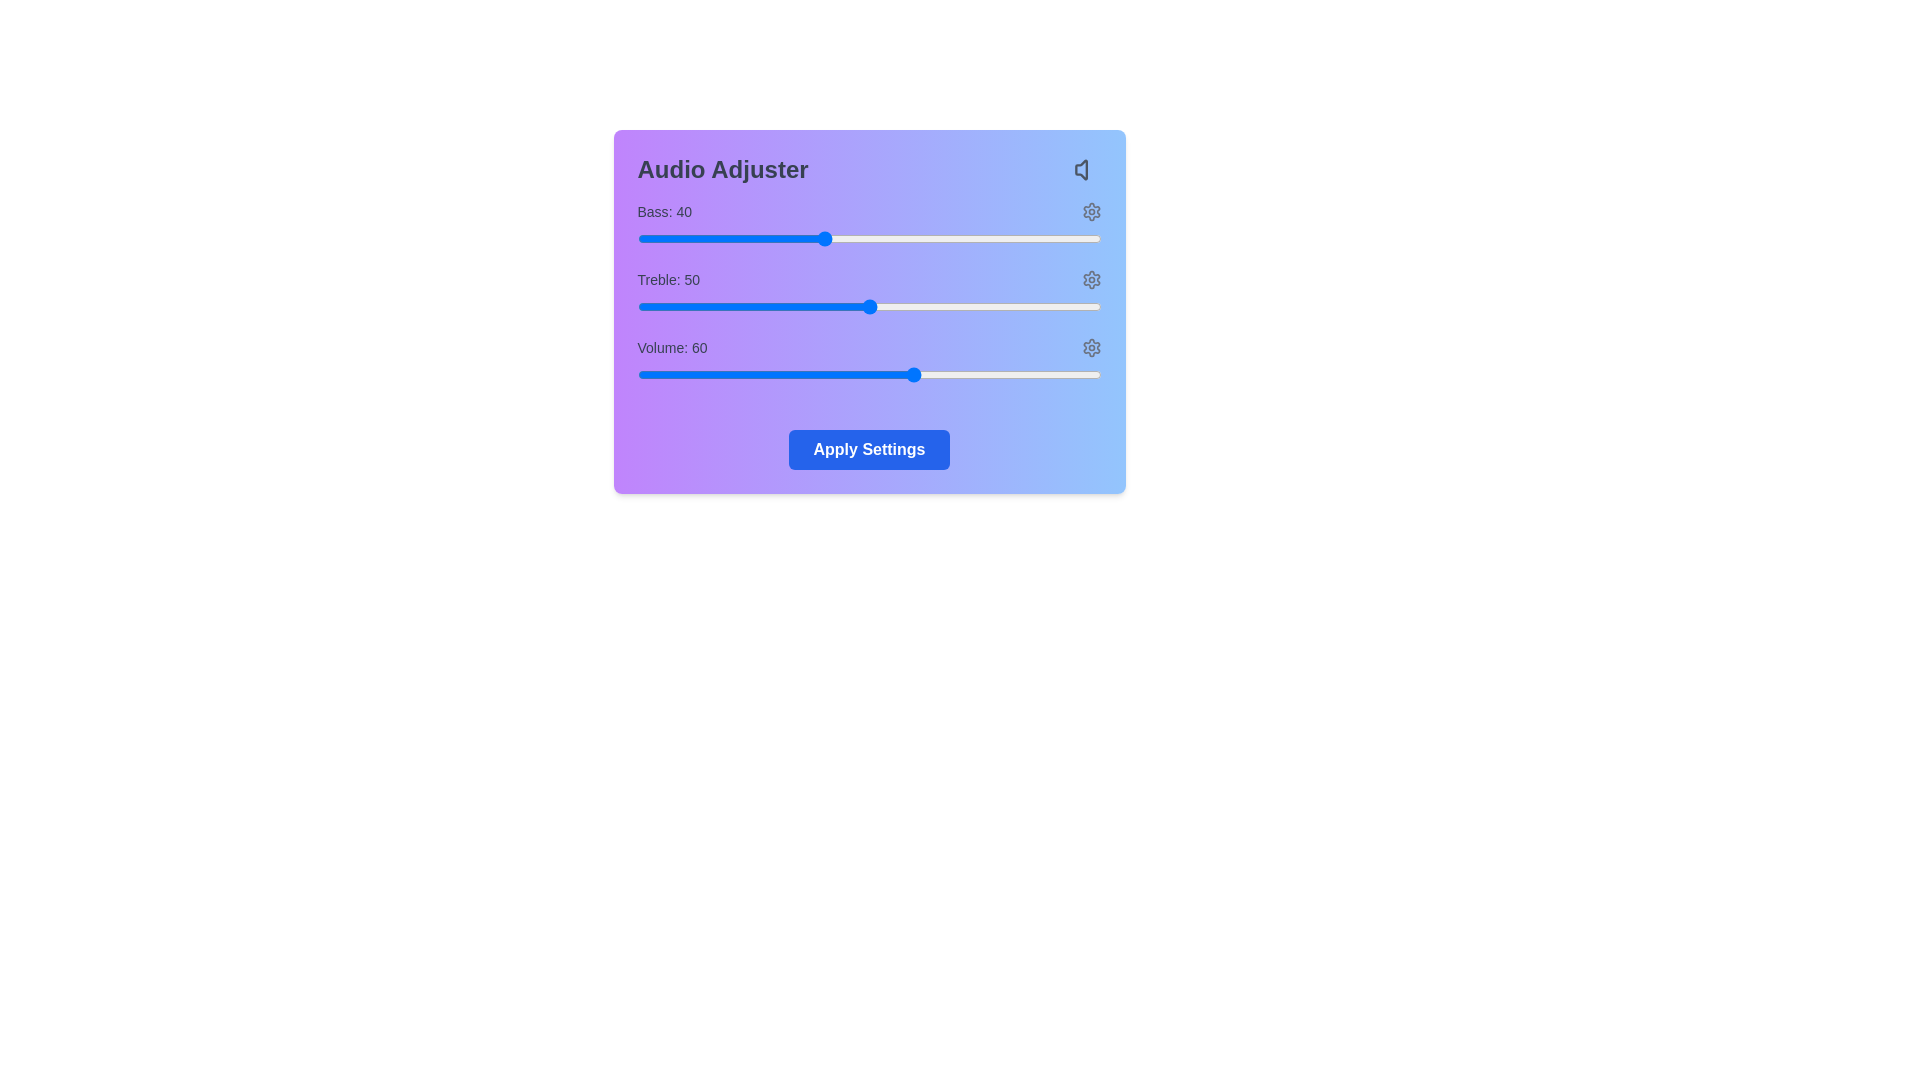 This screenshot has height=1080, width=1920. Describe the element at coordinates (1086, 168) in the screenshot. I see `the volume control icon located on the far right side of the 'Audio Adjuster' title bar` at that location.